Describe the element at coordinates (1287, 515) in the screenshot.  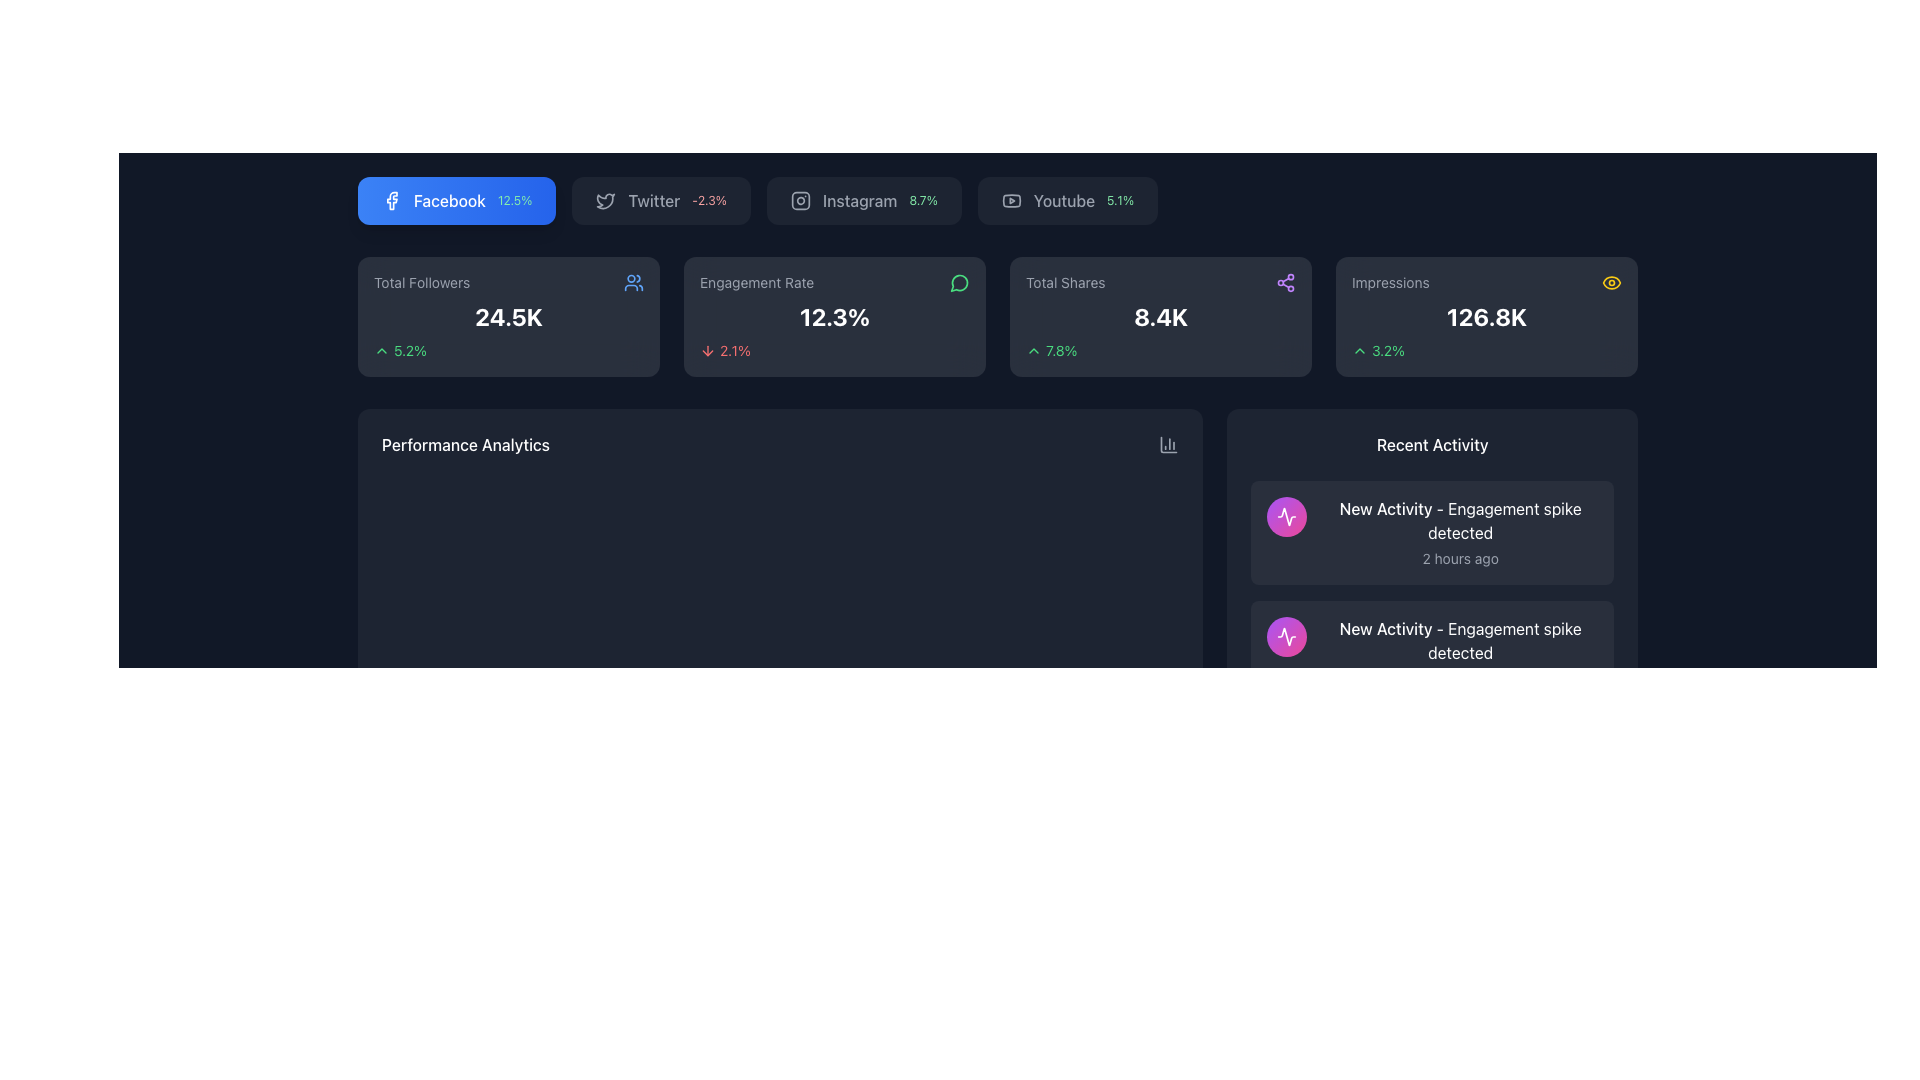
I see `the line chart icon button with a white outline on a pink circular background located in the 'Recent Activity' section for analytics details` at that location.